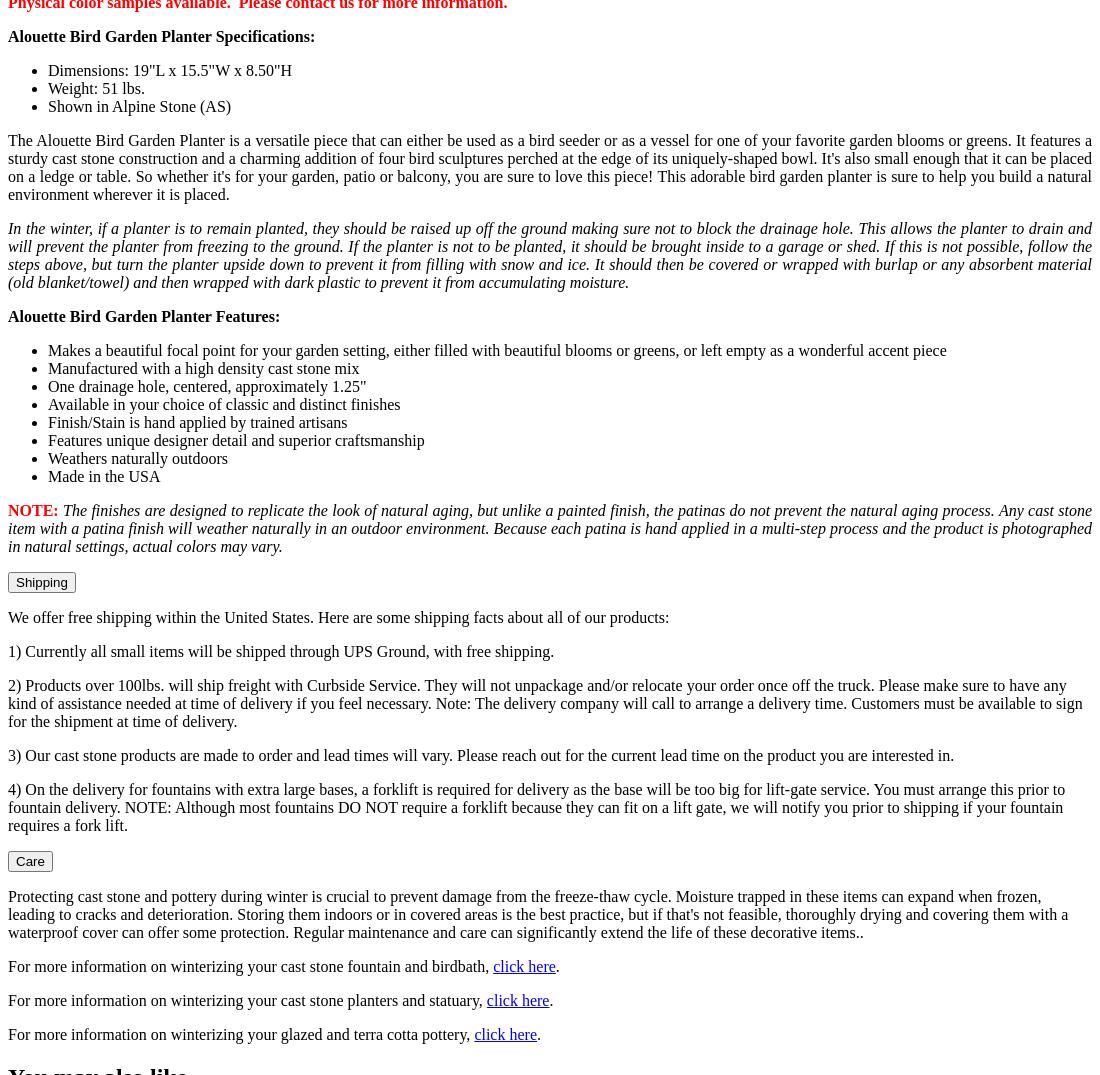  What do you see at coordinates (202, 368) in the screenshot?
I see `'Manufactured with a high density cast stone mix'` at bounding box center [202, 368].